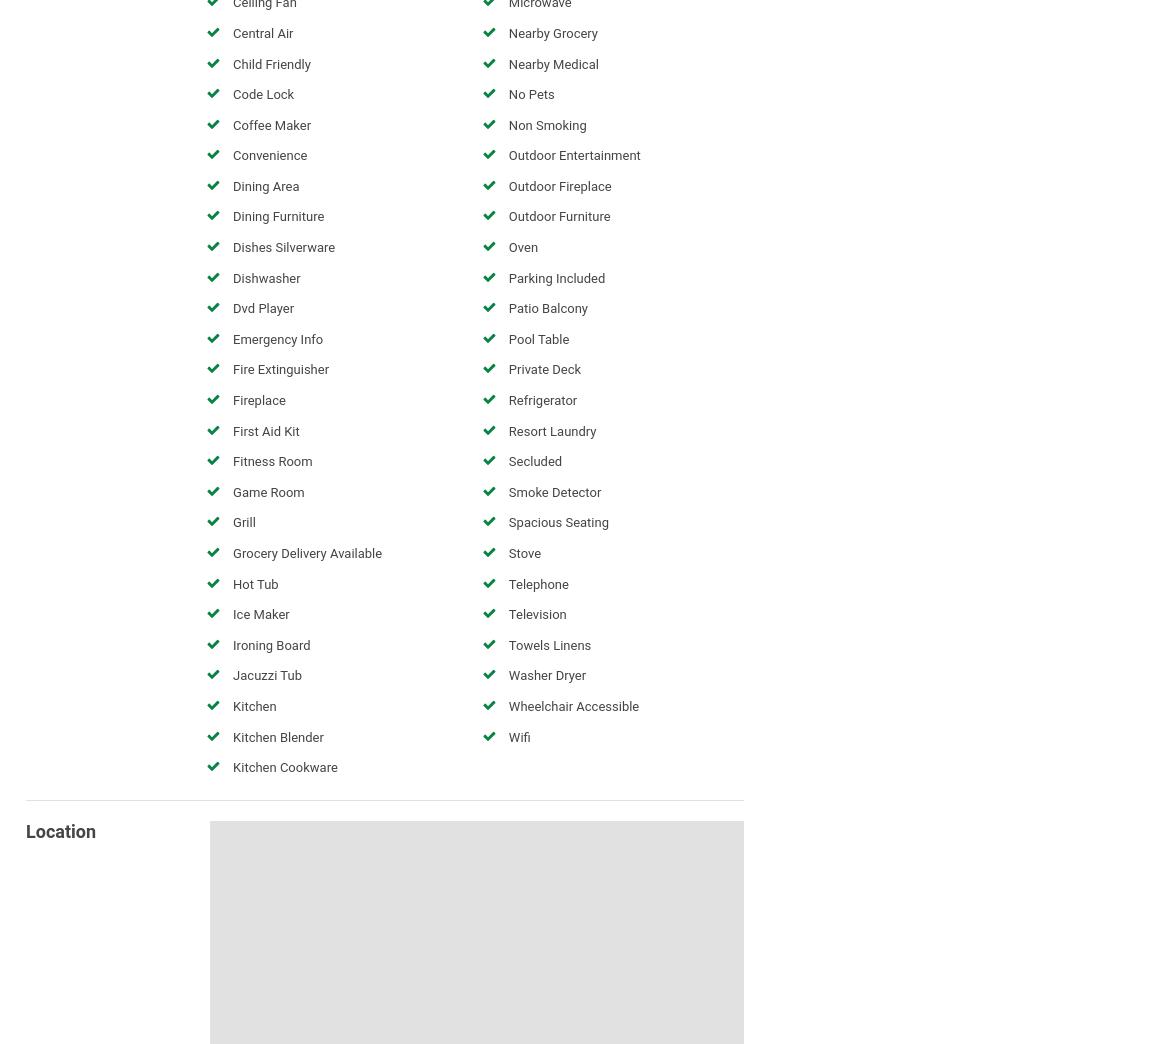 The width and height of the screenshot is (1150, 1044). Describe the element at coordinates (507, 674) in the screenshot. I see `'Washer Dryer'` at that location.